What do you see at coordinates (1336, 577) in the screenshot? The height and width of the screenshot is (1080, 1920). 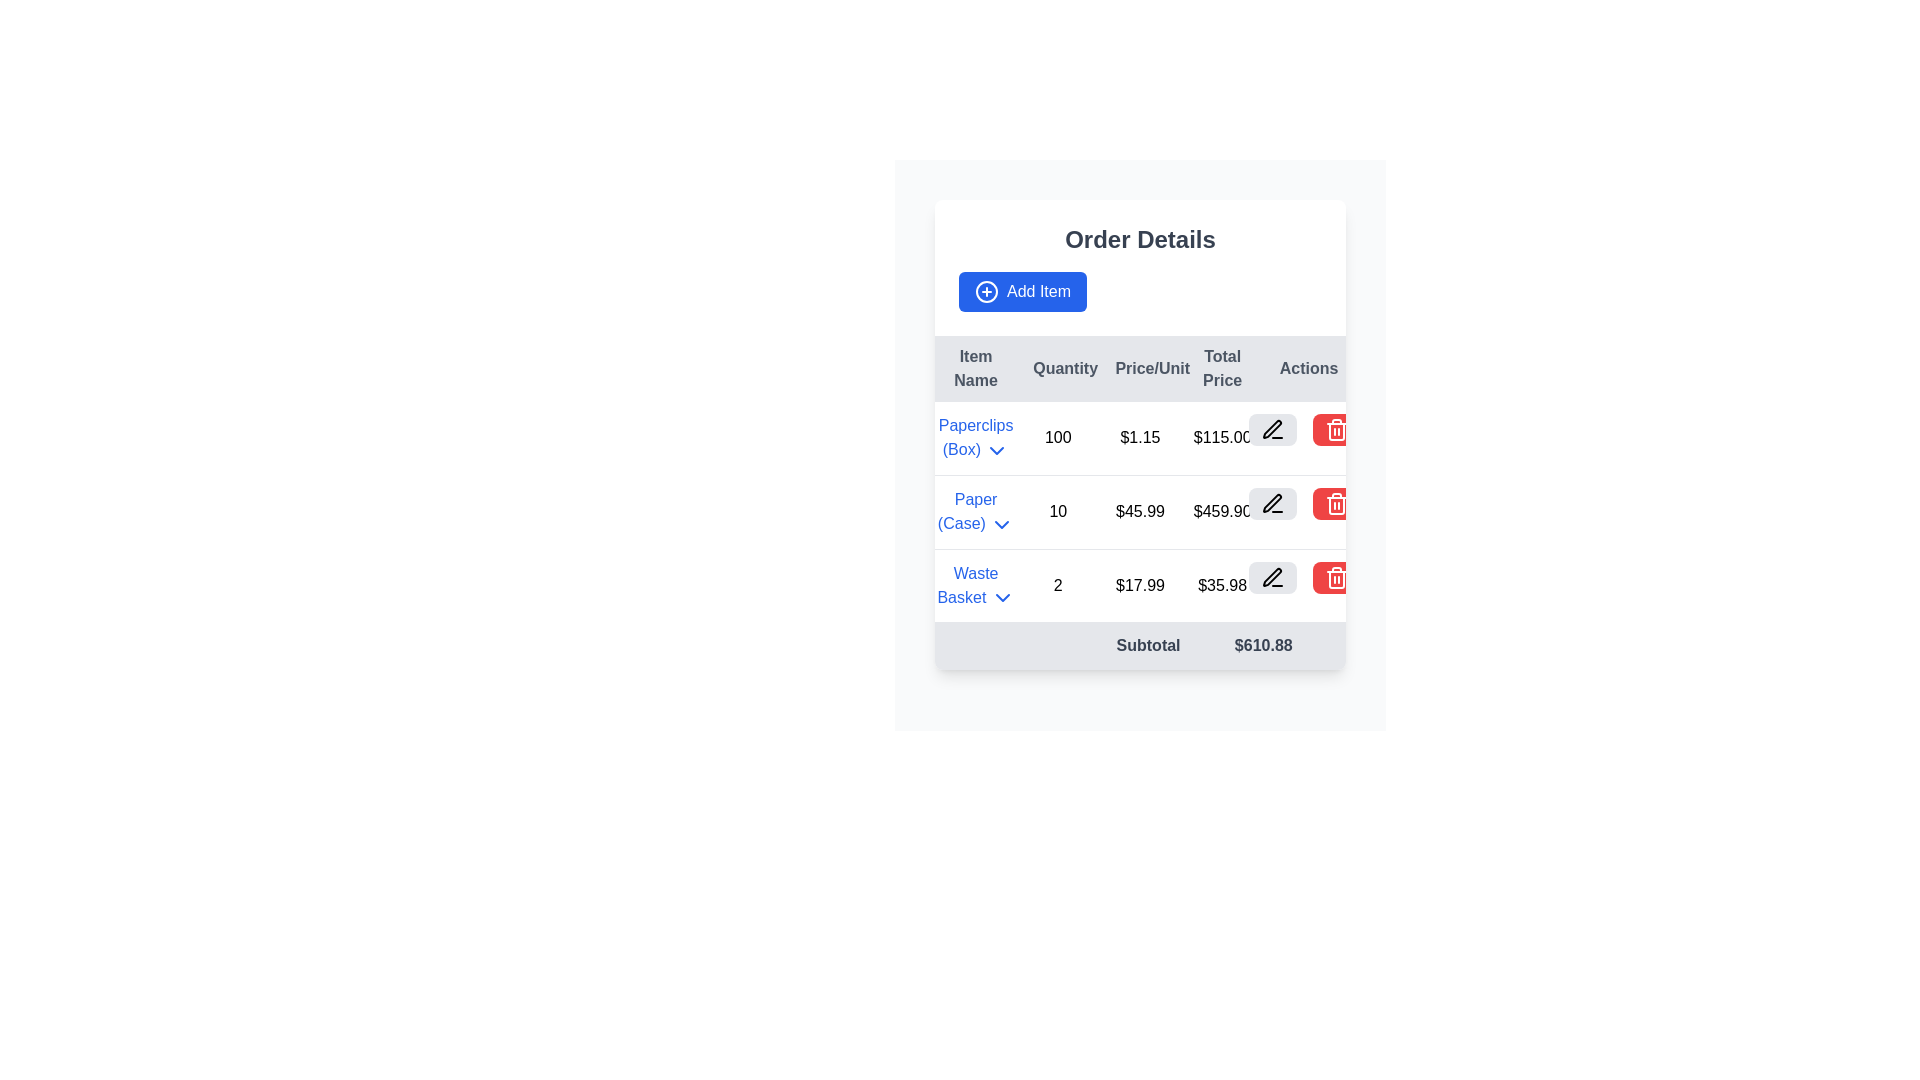 I see `the delete button located in the last column of the last row of the table in the 'Actions' column` at bounding box center [1336, 577].